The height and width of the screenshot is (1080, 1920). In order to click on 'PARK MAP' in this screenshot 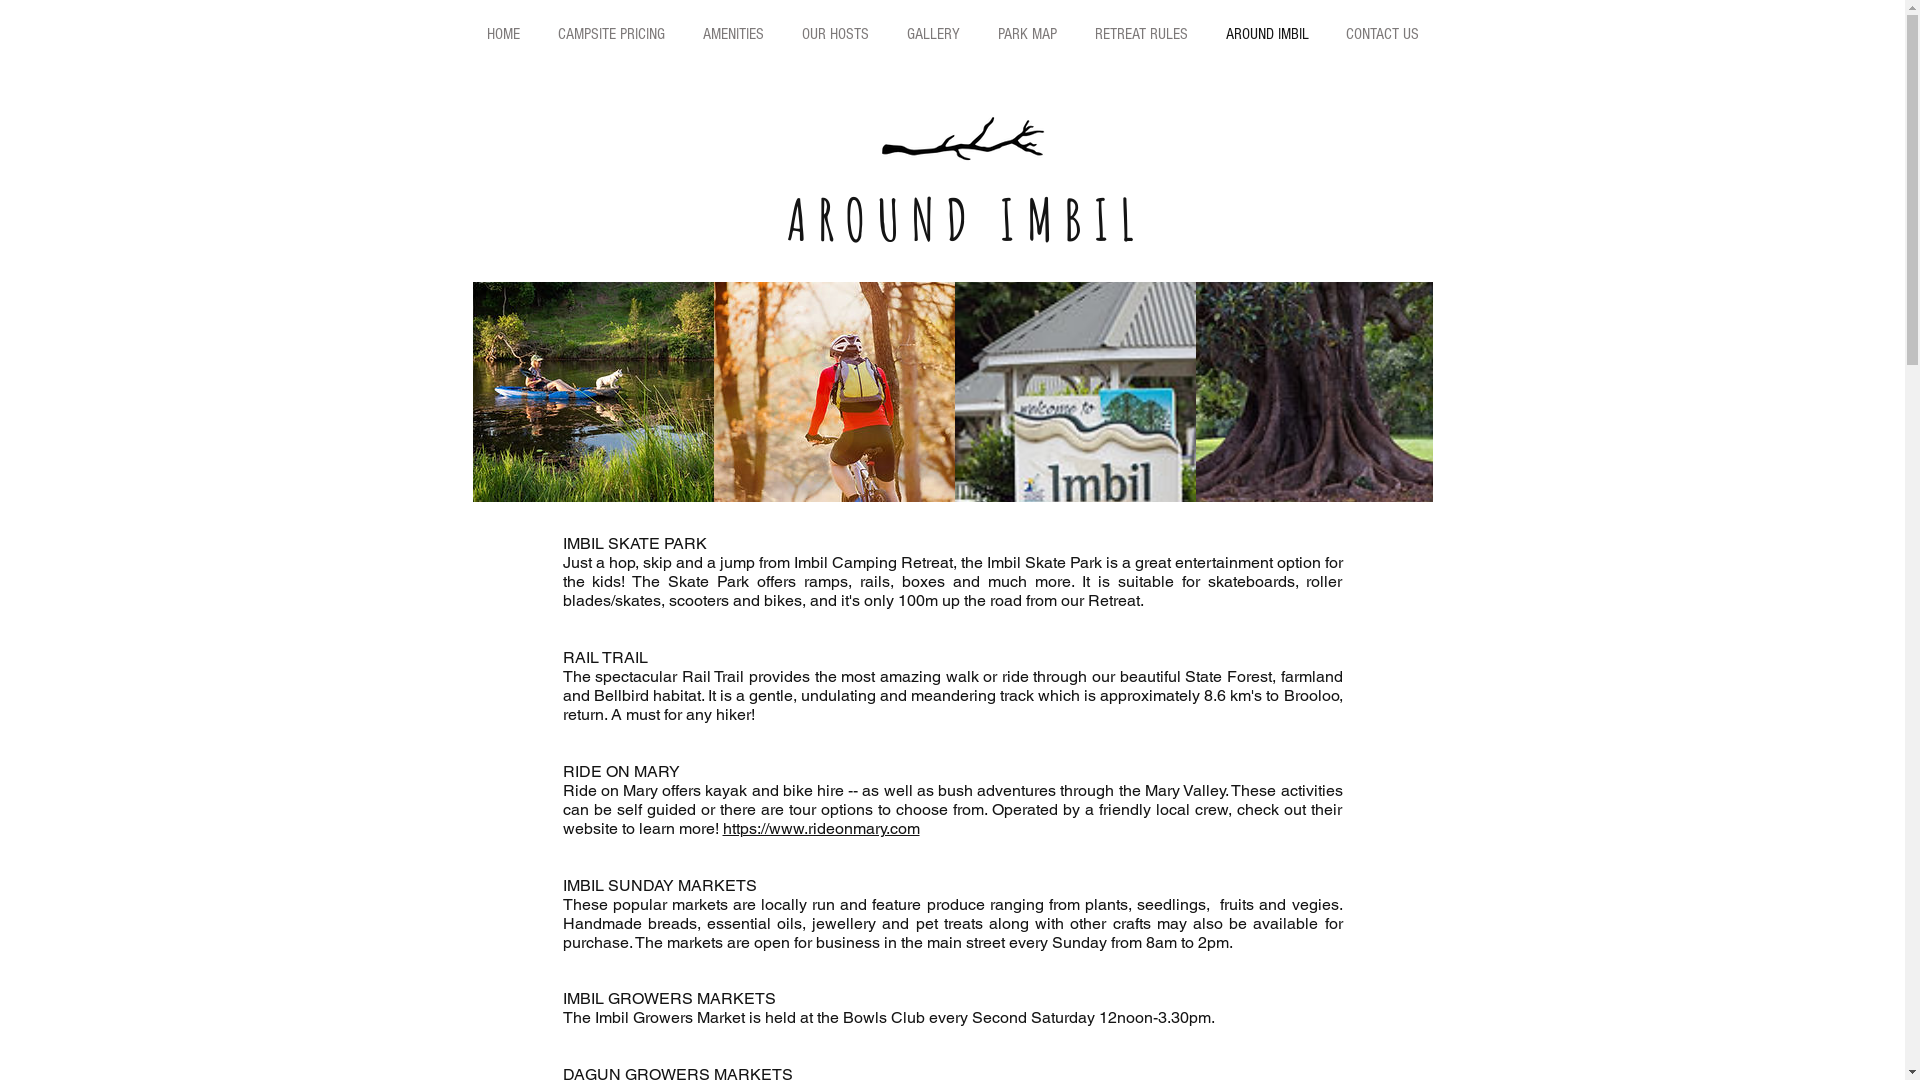, I will do `click(1026, 34)`.